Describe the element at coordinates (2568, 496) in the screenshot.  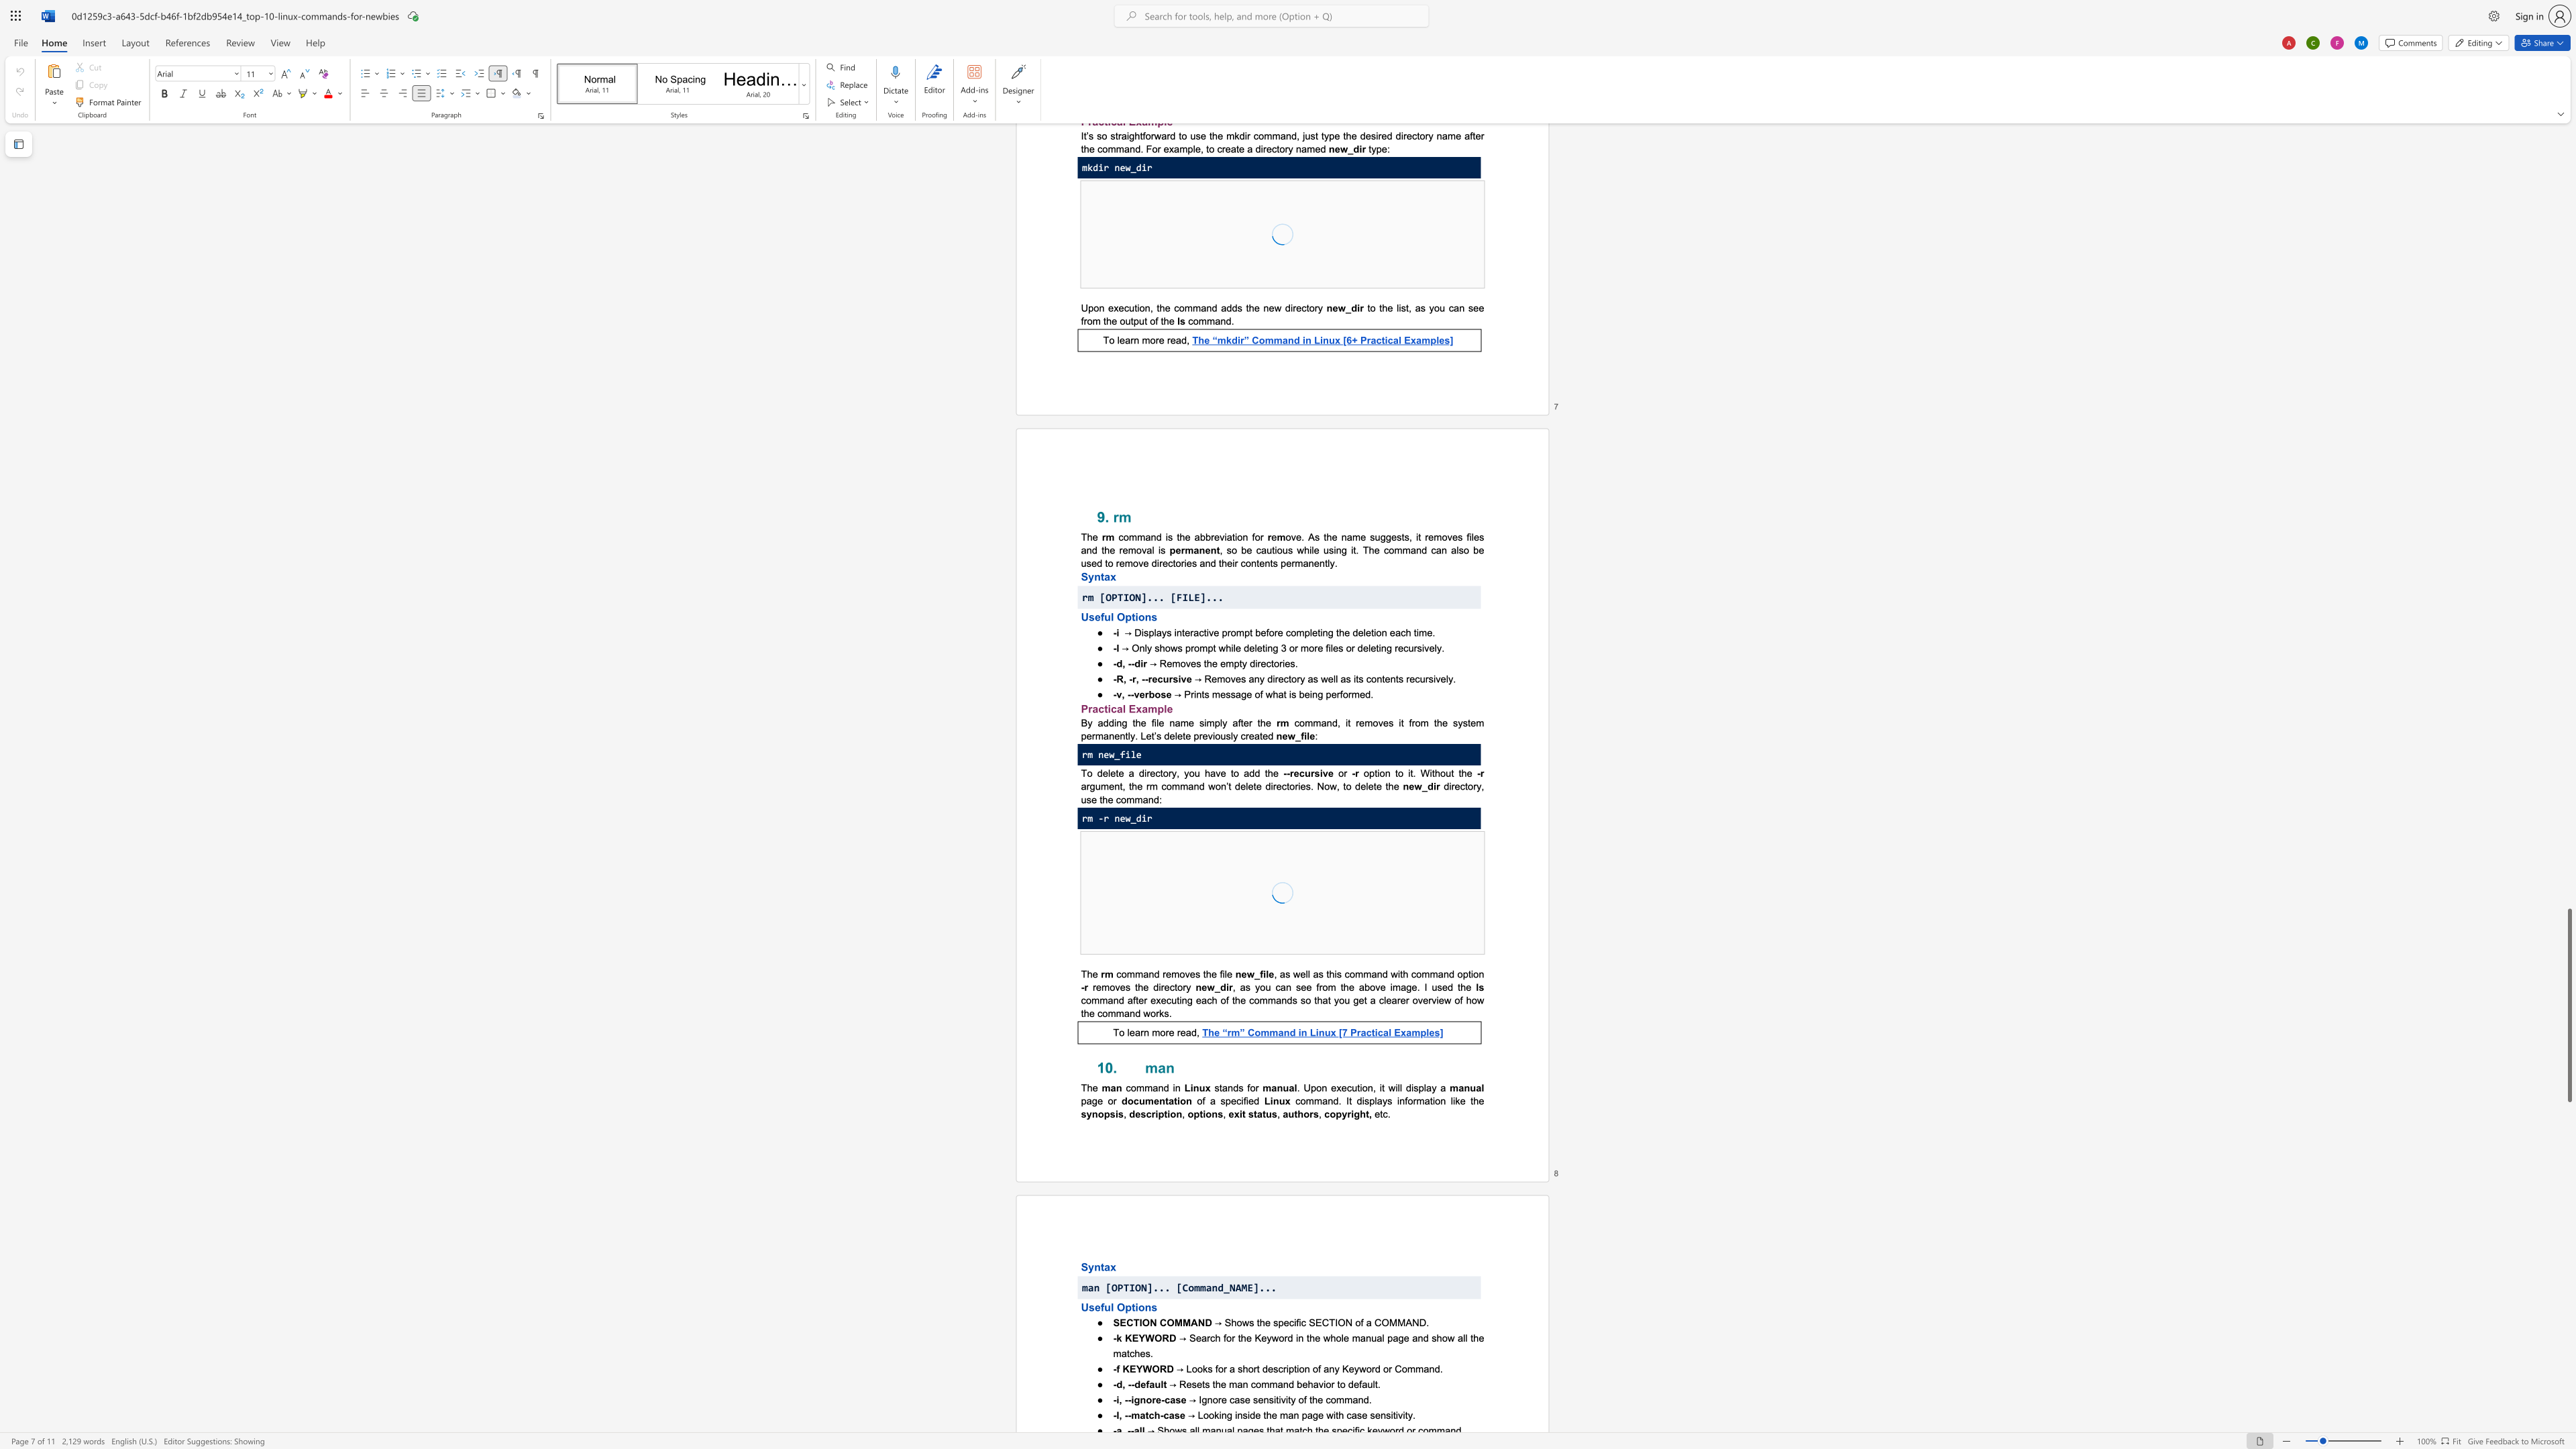
I see `the scrollbar on the right to move the page upward` at that location.